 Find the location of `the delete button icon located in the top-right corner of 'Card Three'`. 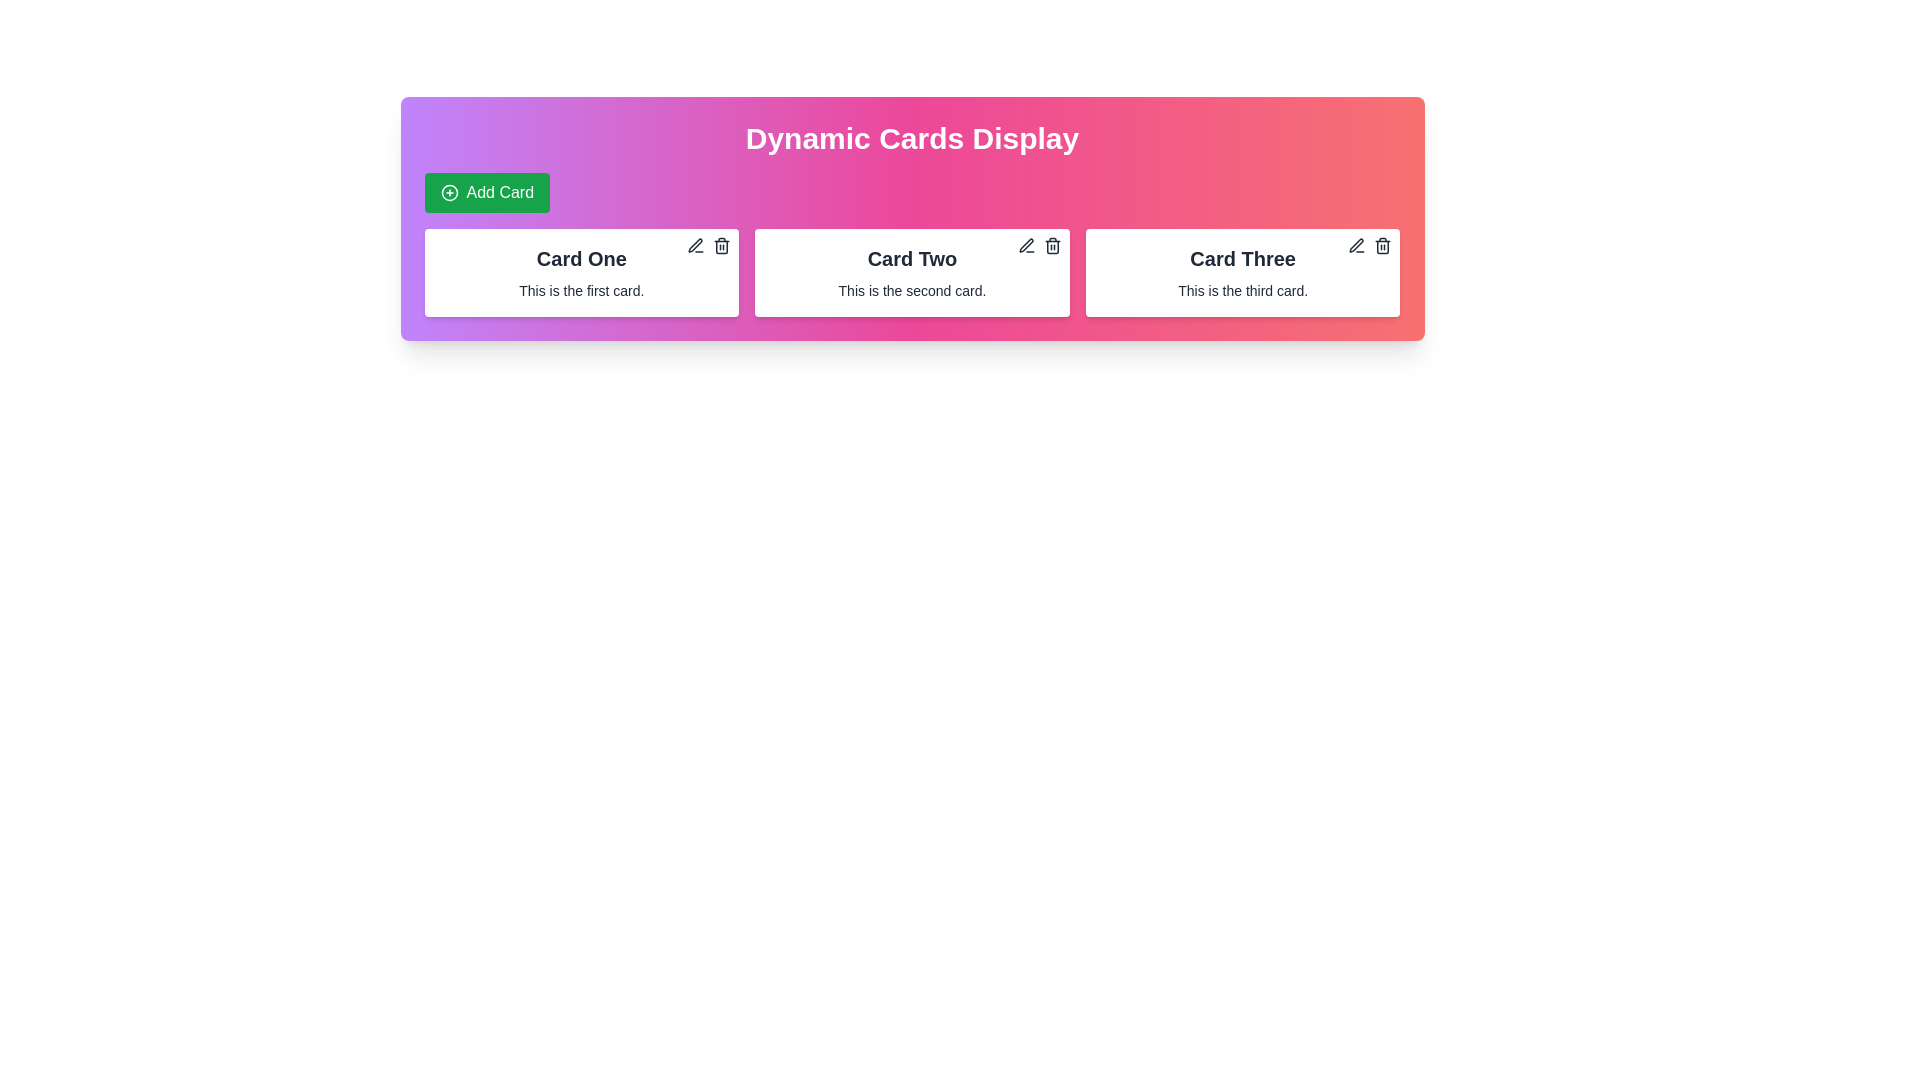

the delete button icon located in the top-right corner of 'Card Three' is located at coordinates (1382, 245).